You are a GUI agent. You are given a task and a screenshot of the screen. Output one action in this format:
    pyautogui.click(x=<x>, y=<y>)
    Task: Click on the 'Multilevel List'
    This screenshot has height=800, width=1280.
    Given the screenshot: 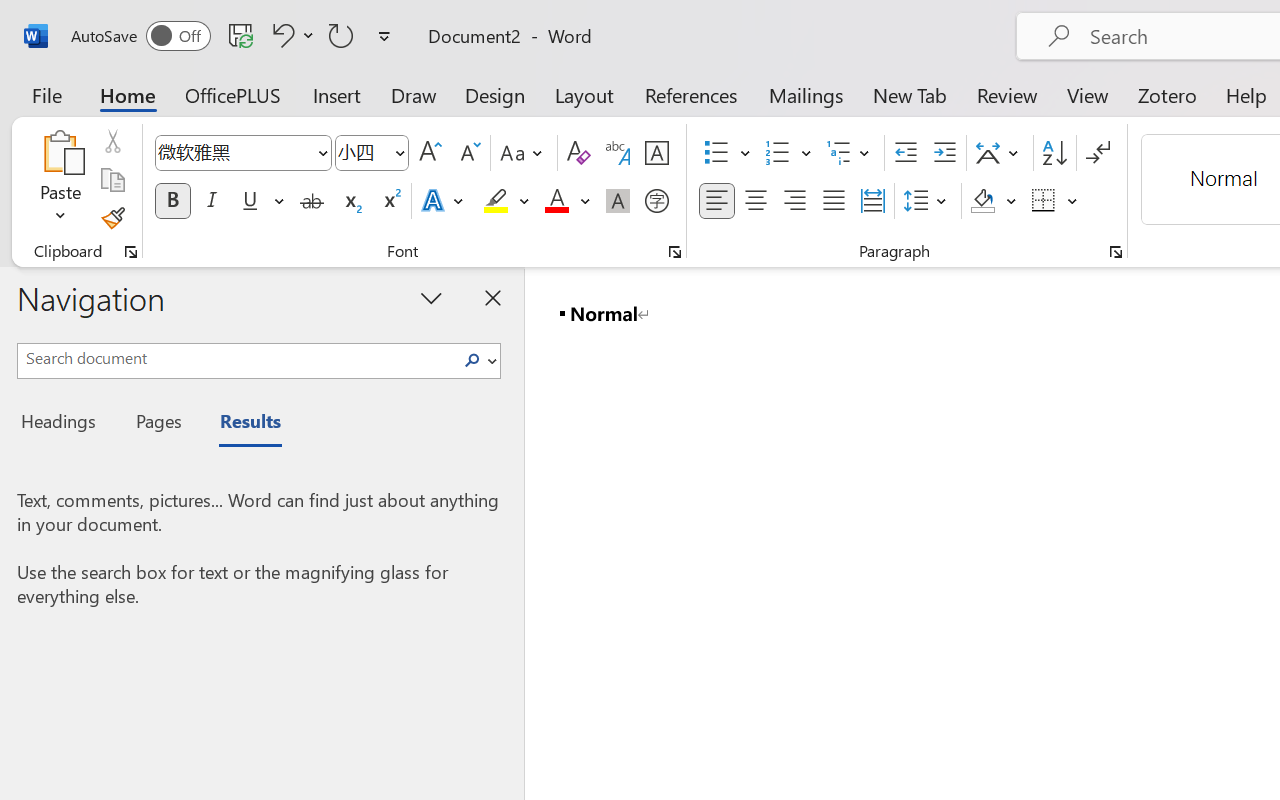 What is the action you would take?
    pyautogui.click(x=850, y=153)
    